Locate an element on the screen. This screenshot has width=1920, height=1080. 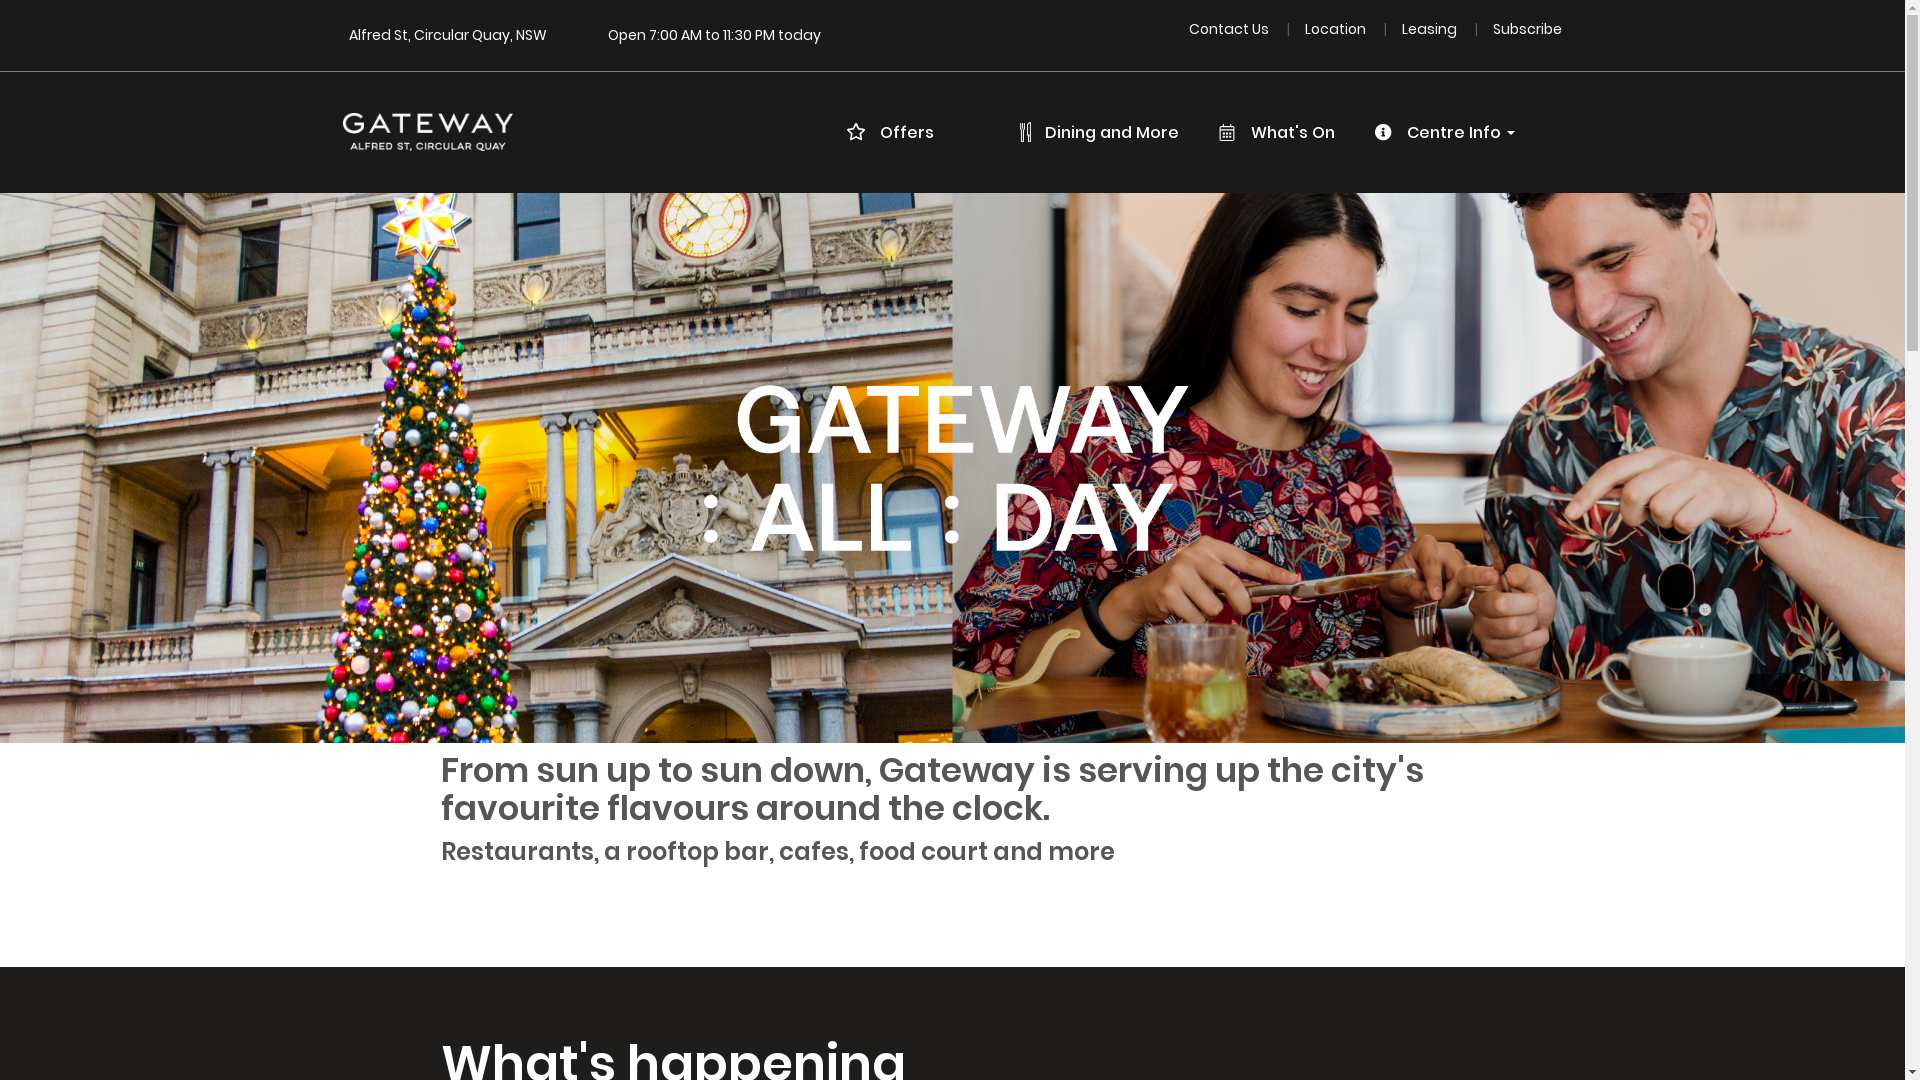
'Location' is located at coordinates (1337, 29).